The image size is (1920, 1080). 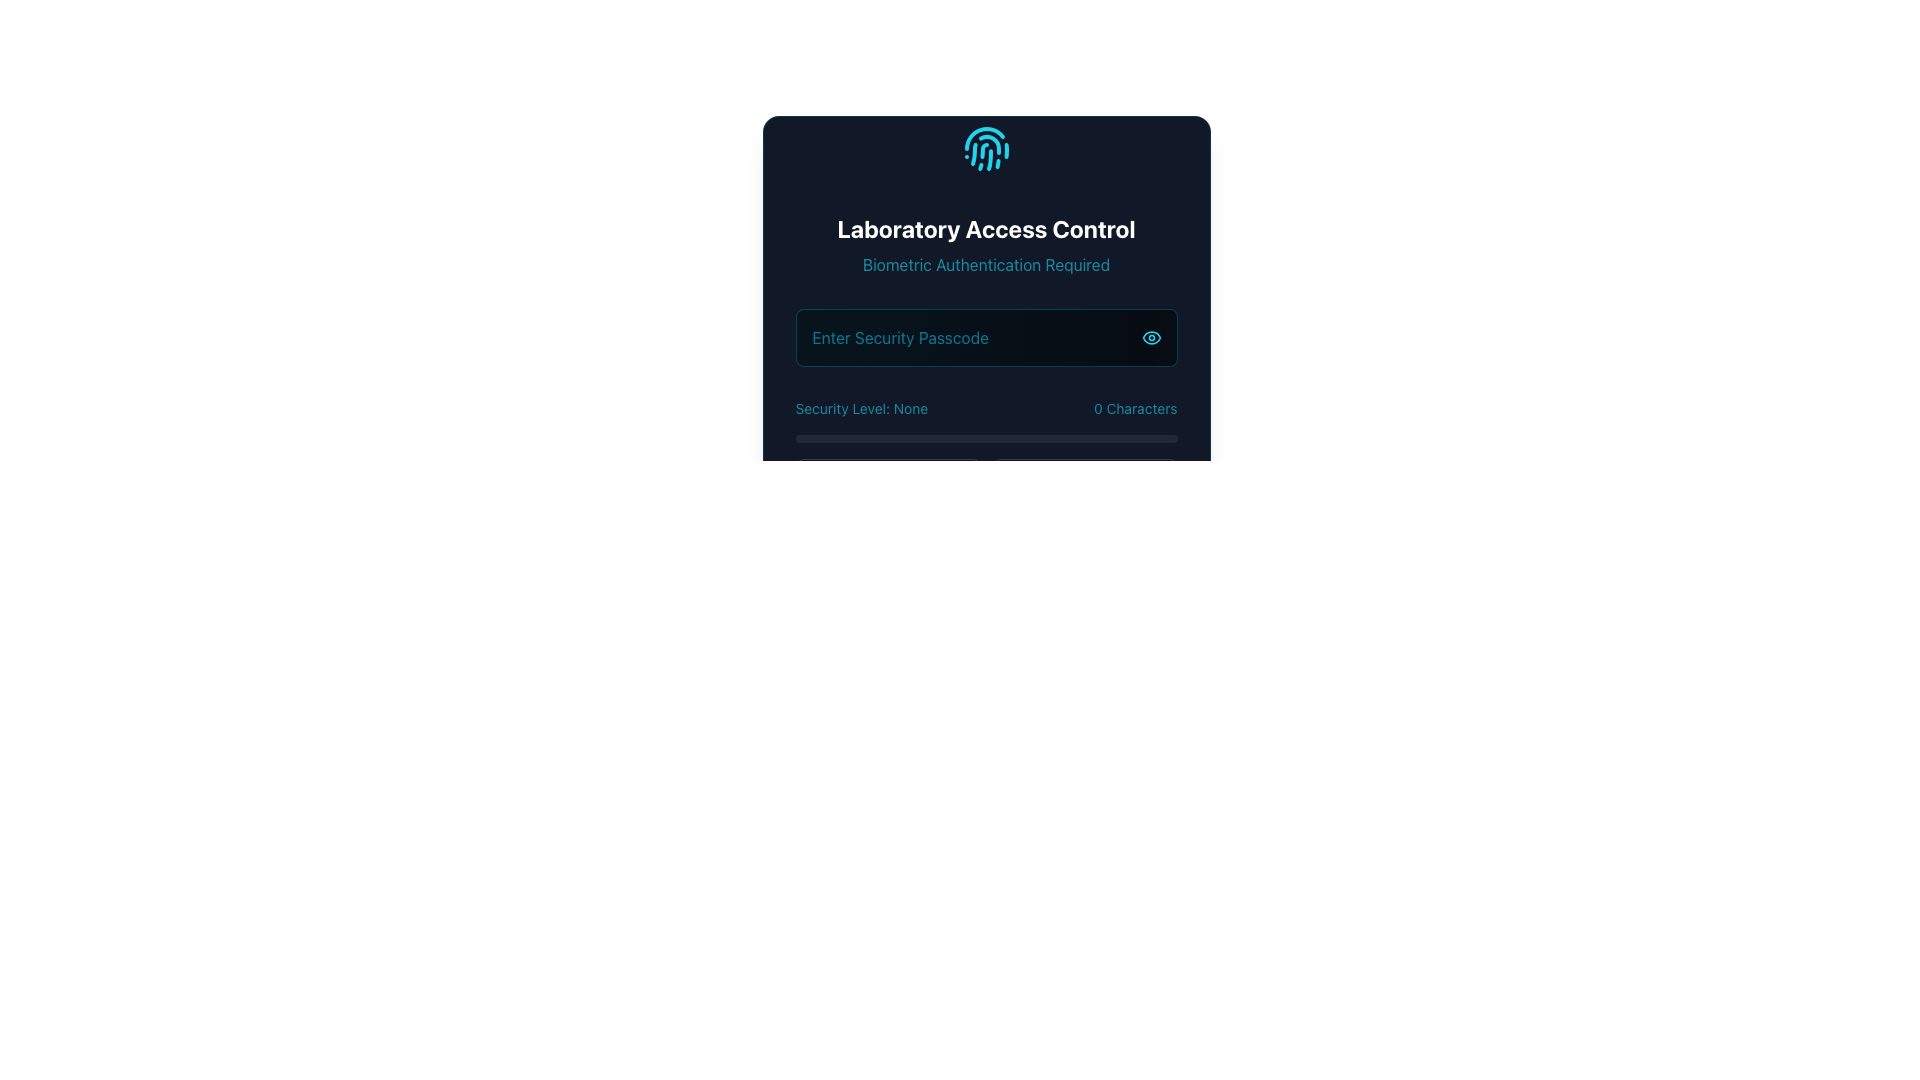 What do you see at coordinates (989, 159) in the screenshot?
I see `the Icon segment of the fingerprint graphic, which is located in the lower middle segment of the graphic above the text 'Laboratory Access Control'` at bounding box center [989, 159].